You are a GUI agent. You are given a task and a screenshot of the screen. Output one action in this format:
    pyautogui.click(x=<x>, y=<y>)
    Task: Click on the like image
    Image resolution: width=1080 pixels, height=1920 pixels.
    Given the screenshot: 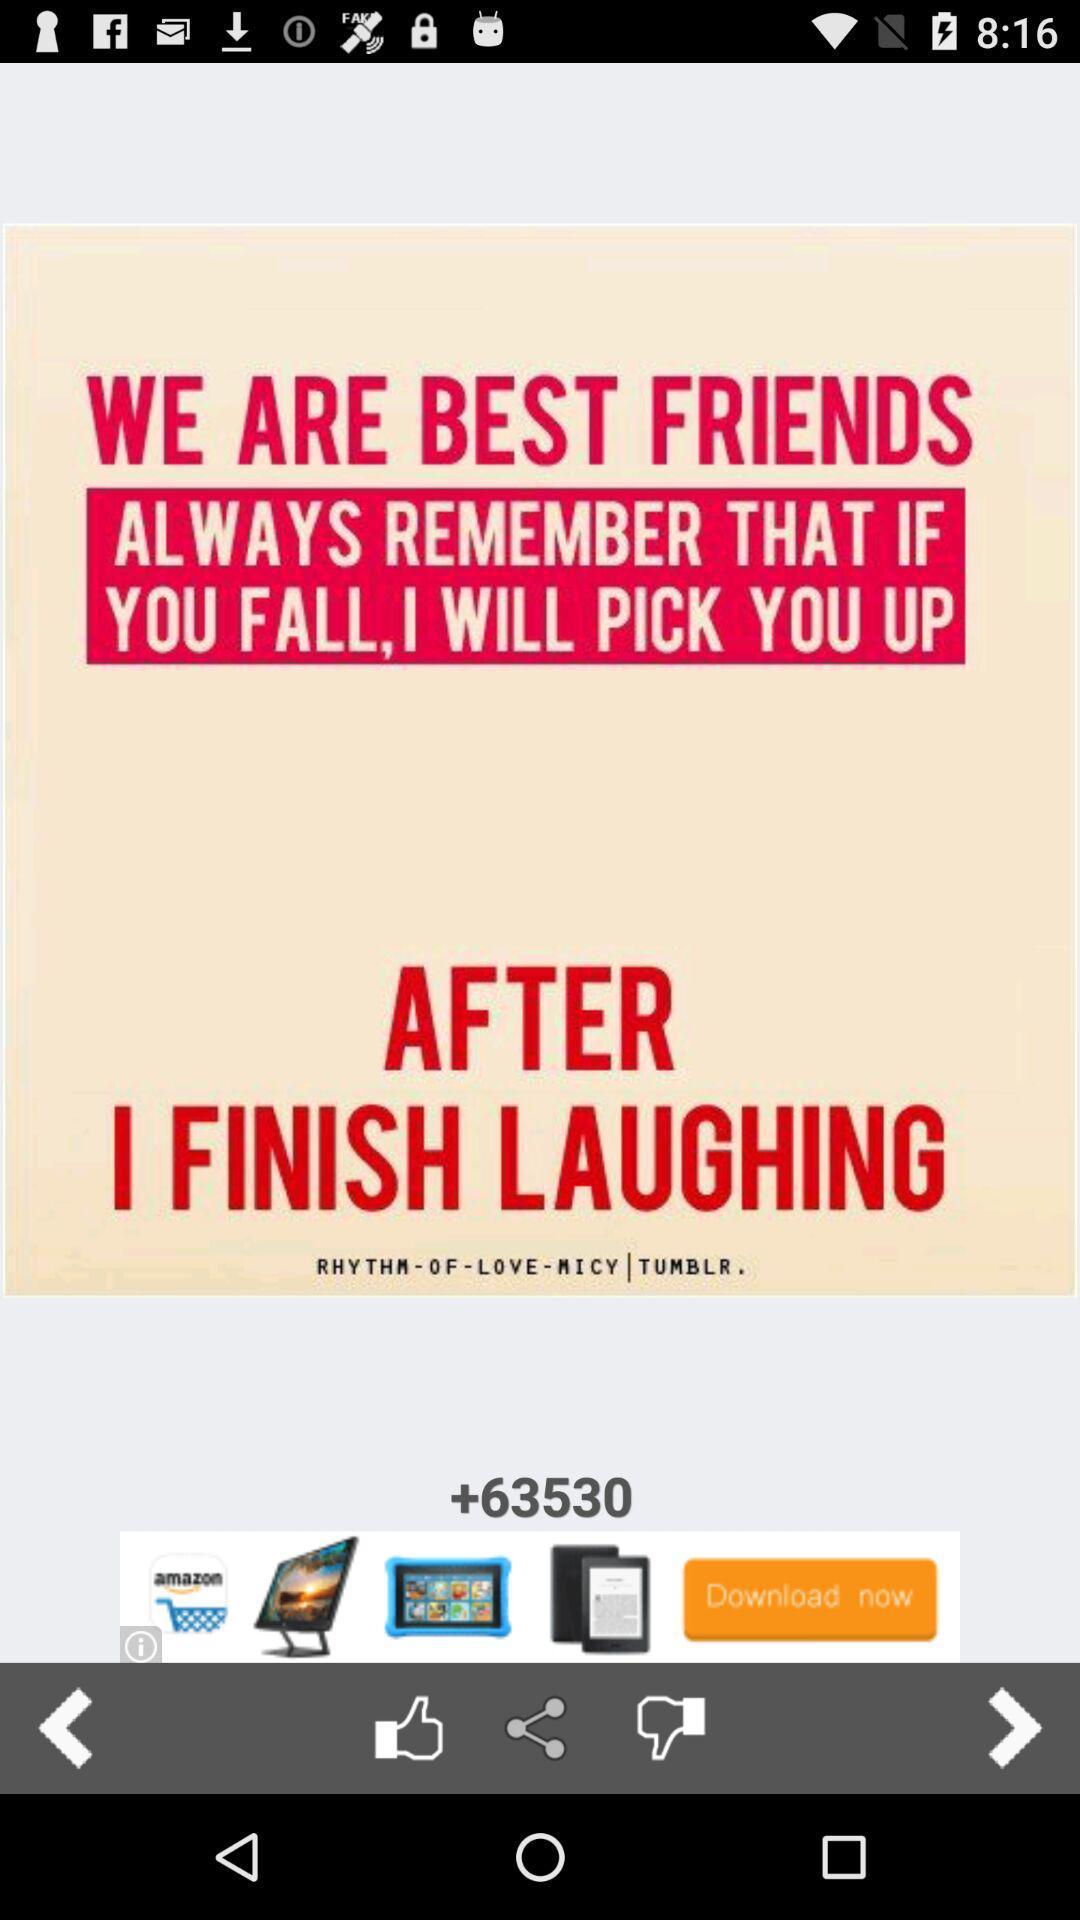 What is the action you would take?
    pyautogui.click(x=407, y=1727)
    